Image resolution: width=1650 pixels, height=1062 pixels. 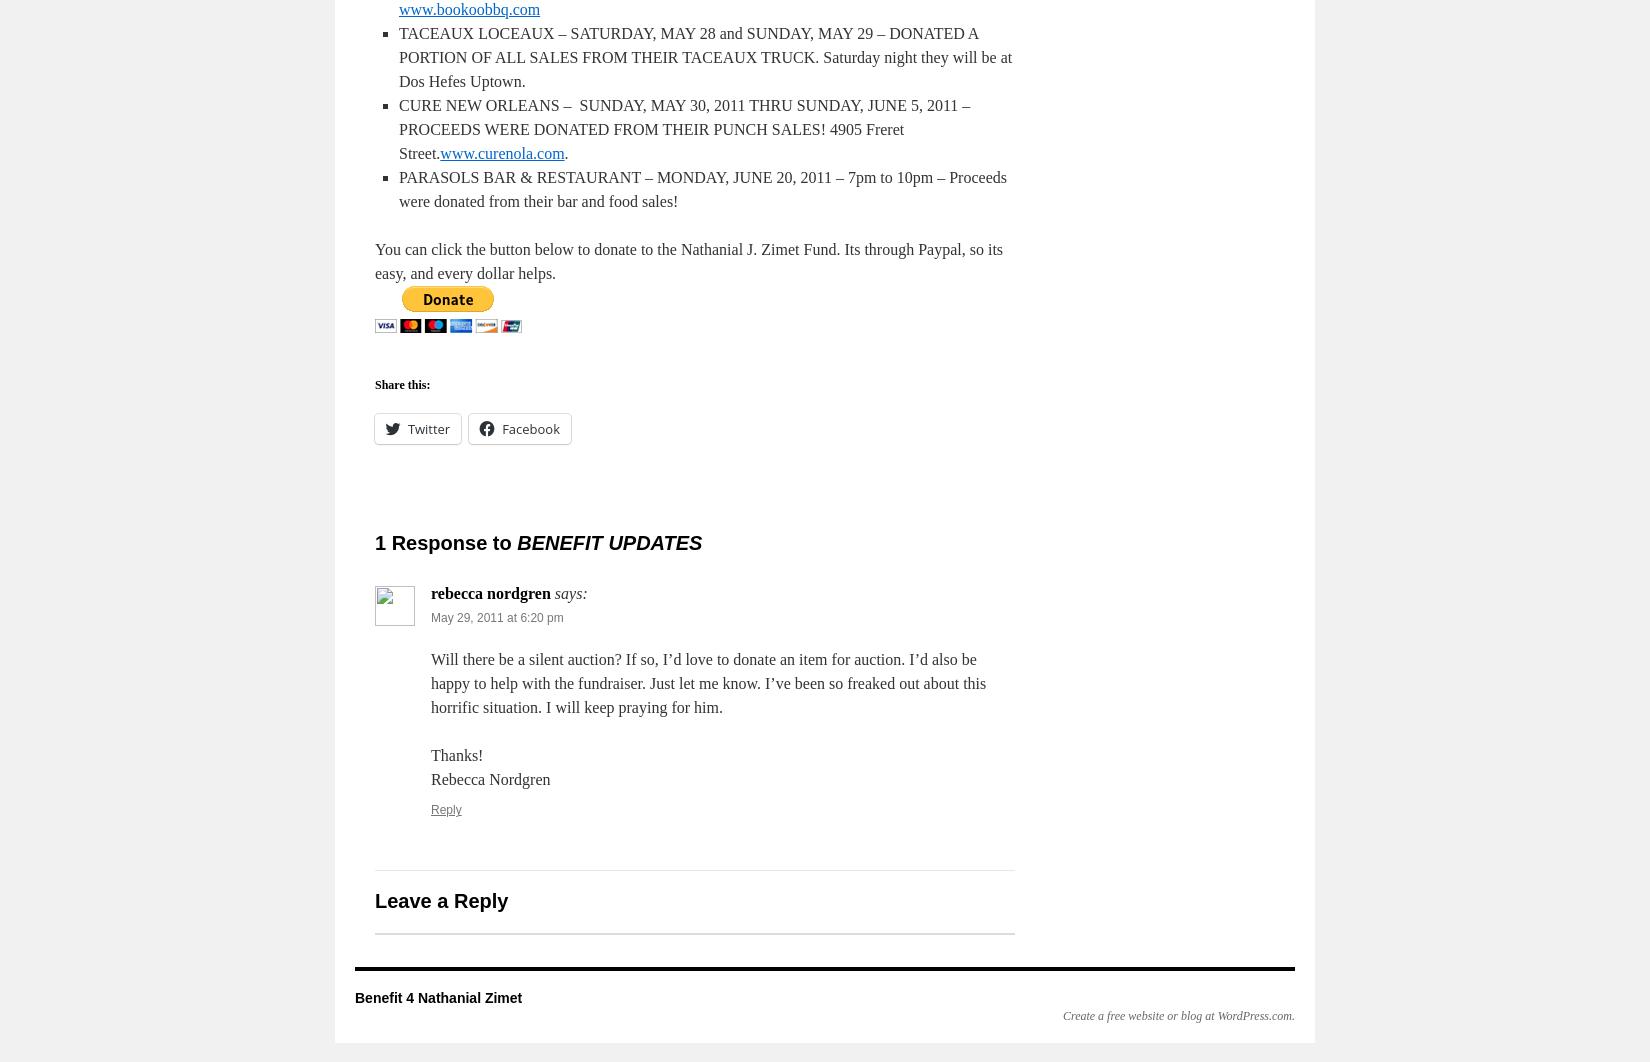 I want to click on 'Thanks!', so click(x=456, y=755).